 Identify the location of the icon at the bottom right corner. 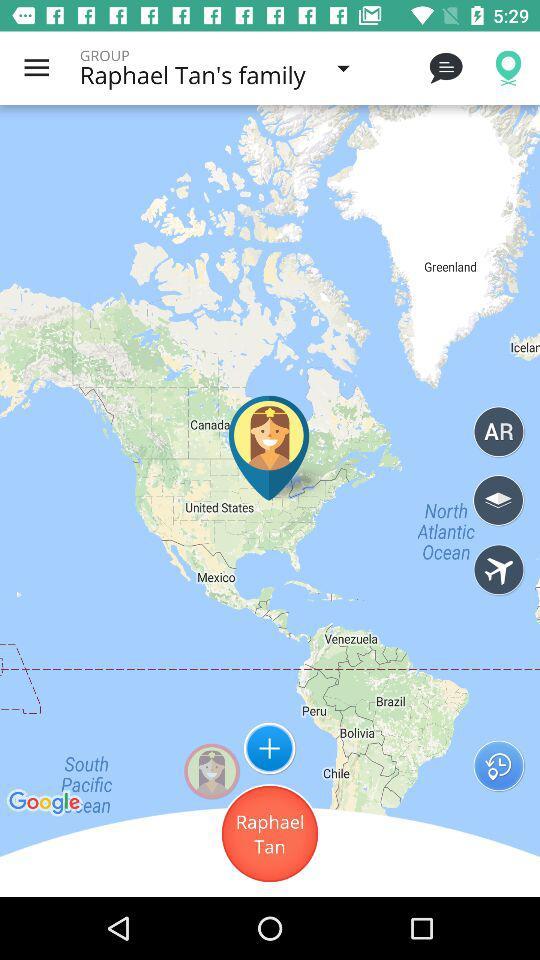
(497, 764).